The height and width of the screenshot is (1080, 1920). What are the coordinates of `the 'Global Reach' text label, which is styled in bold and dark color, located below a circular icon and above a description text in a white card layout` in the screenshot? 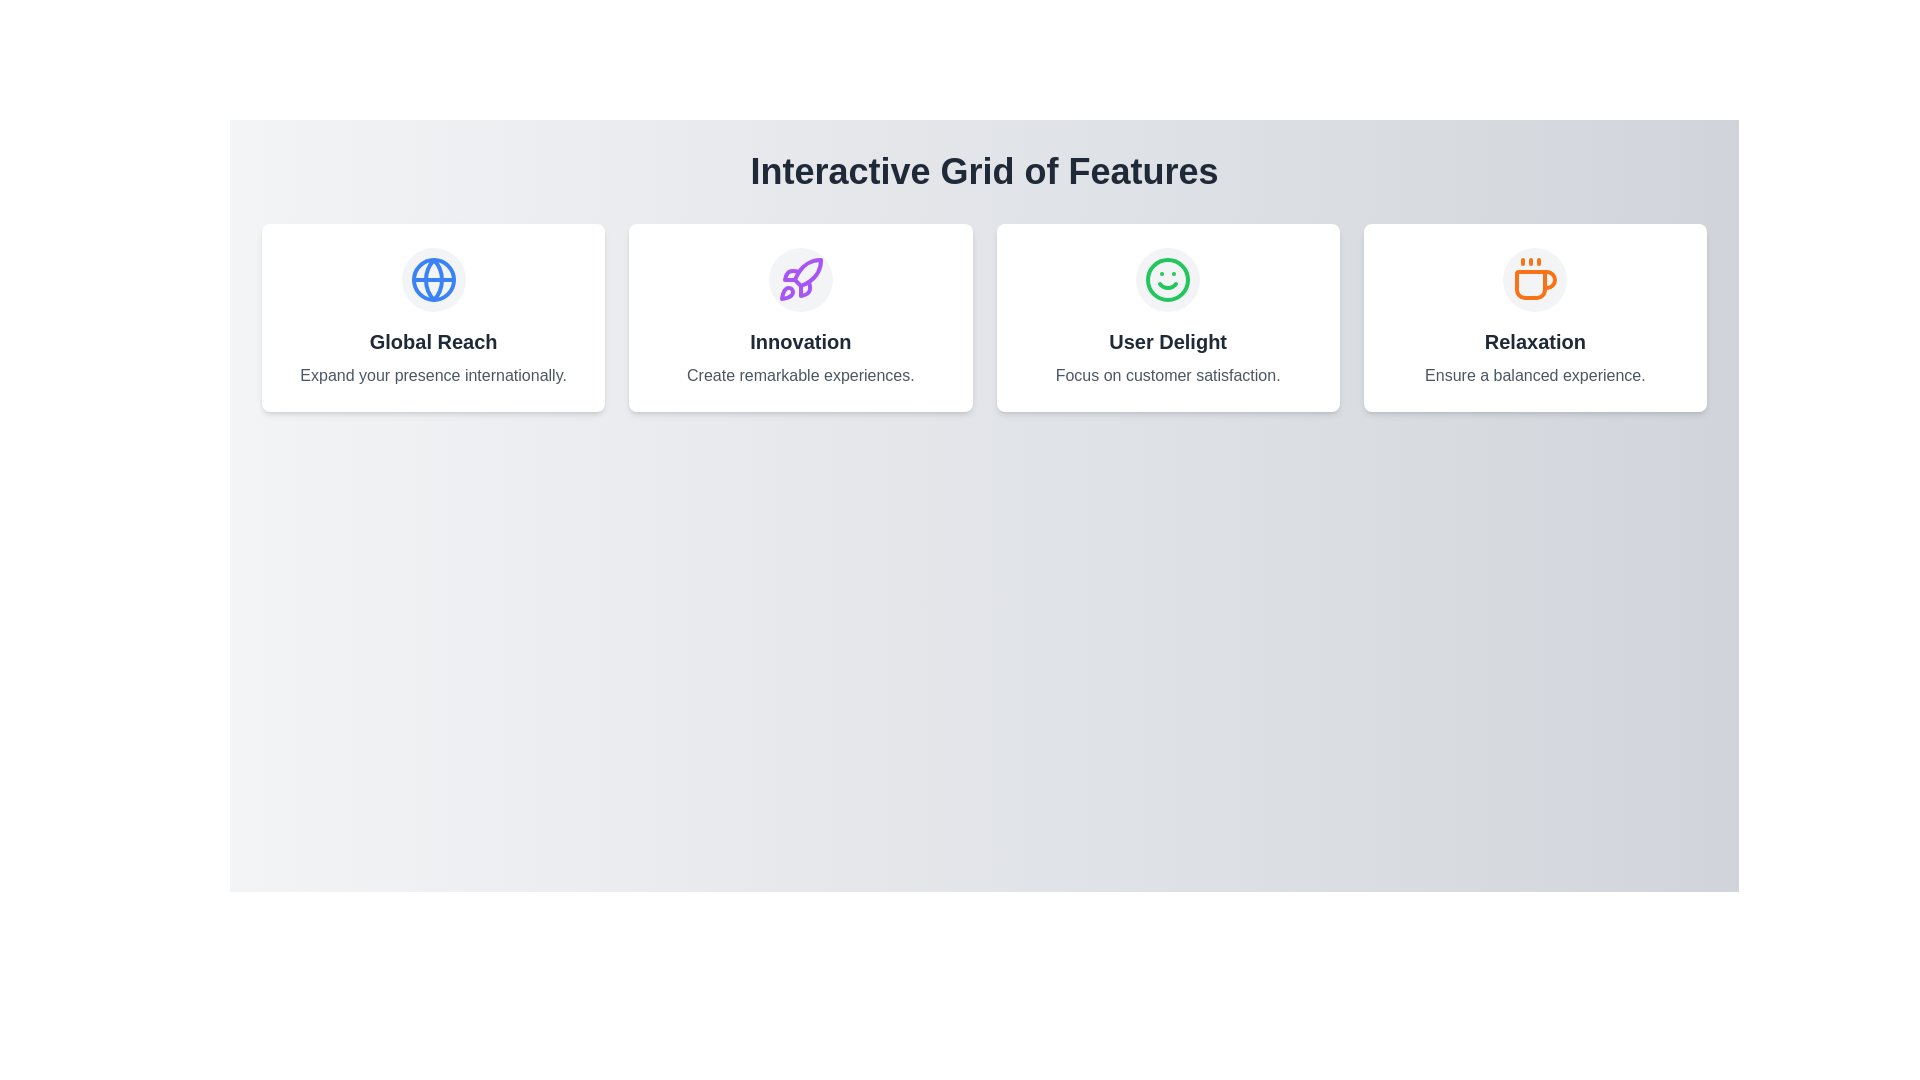 It's located at (432, 341).